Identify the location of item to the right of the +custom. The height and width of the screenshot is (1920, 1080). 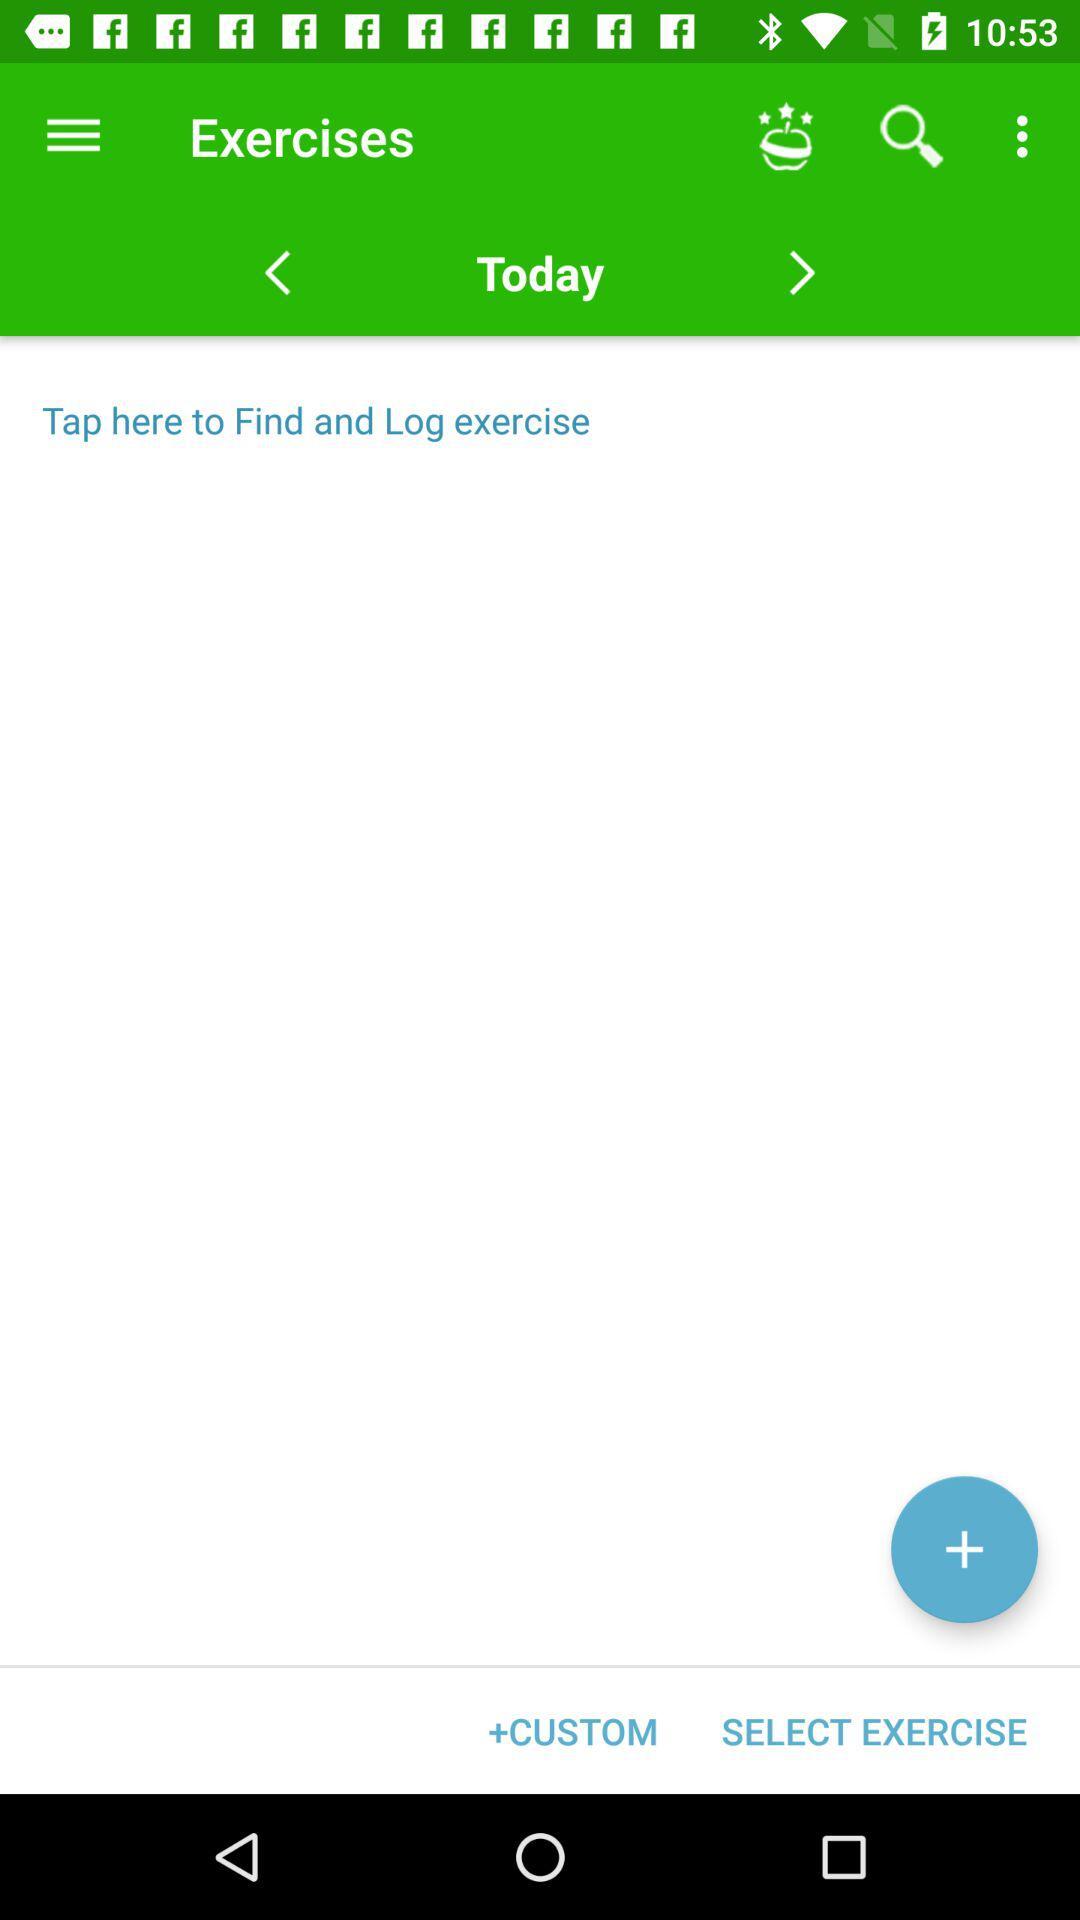
(873, 1730).